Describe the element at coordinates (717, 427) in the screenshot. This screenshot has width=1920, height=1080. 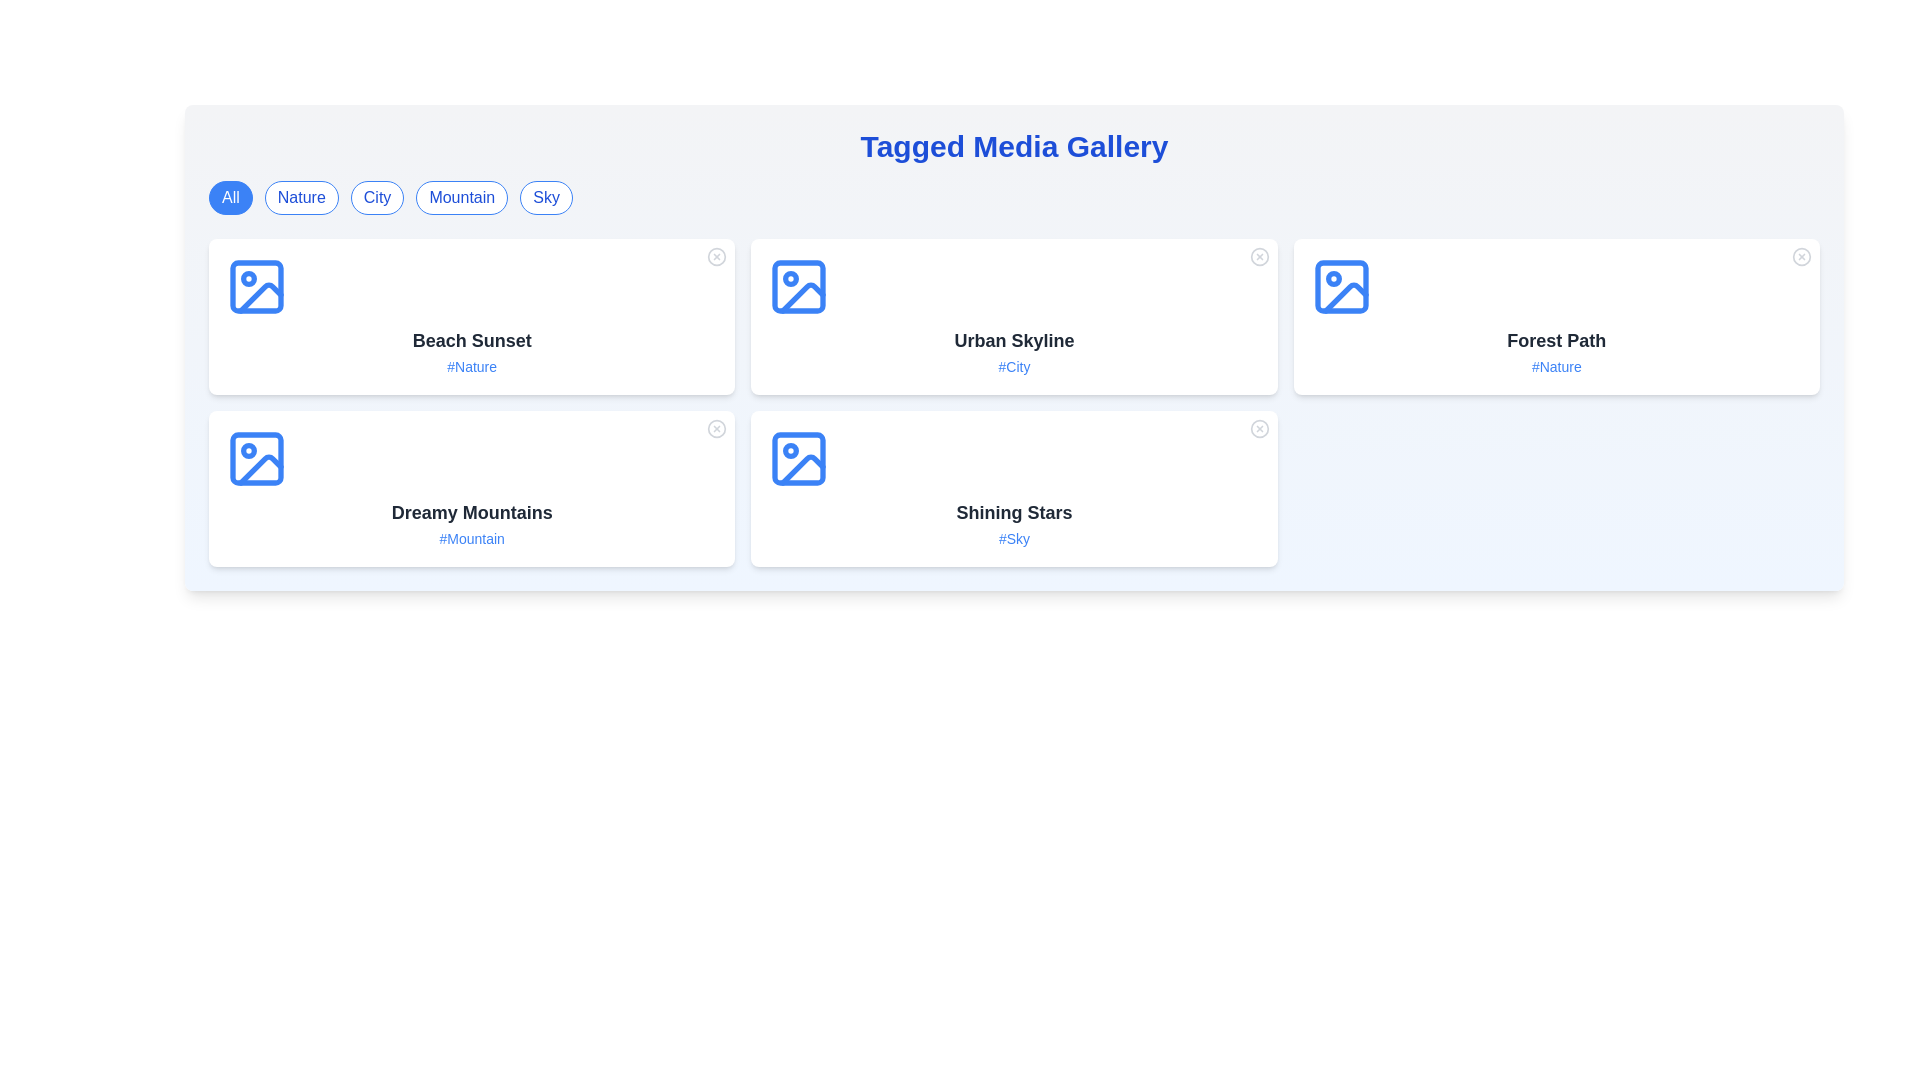
I see `the close button of a media item identified by Dreamy Mountains` at that location.